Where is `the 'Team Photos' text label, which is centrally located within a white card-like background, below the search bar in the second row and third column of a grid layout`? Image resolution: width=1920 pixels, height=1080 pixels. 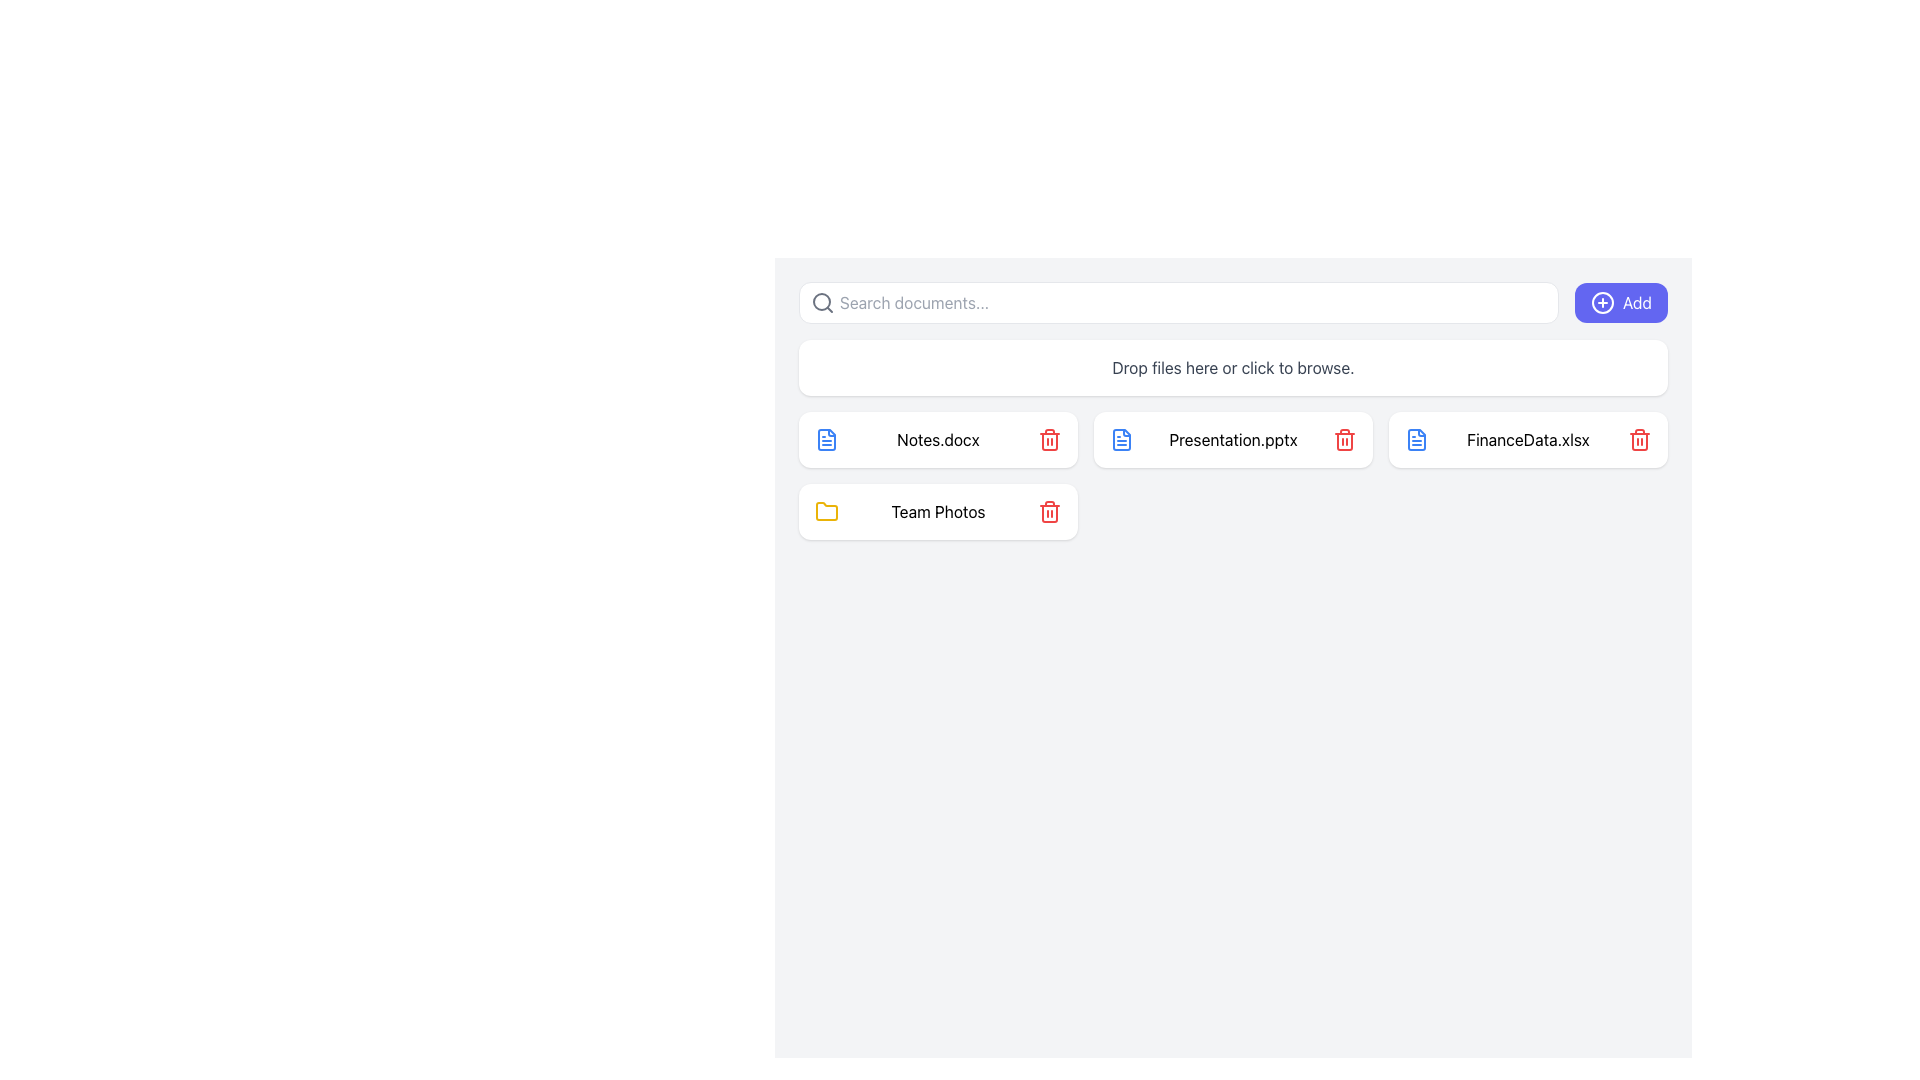 the 'Team Photos' text label, which is centrally located within a white card-like background, below the search bar in the second row and third column of a grid layout is located at coordinates (937, 511).